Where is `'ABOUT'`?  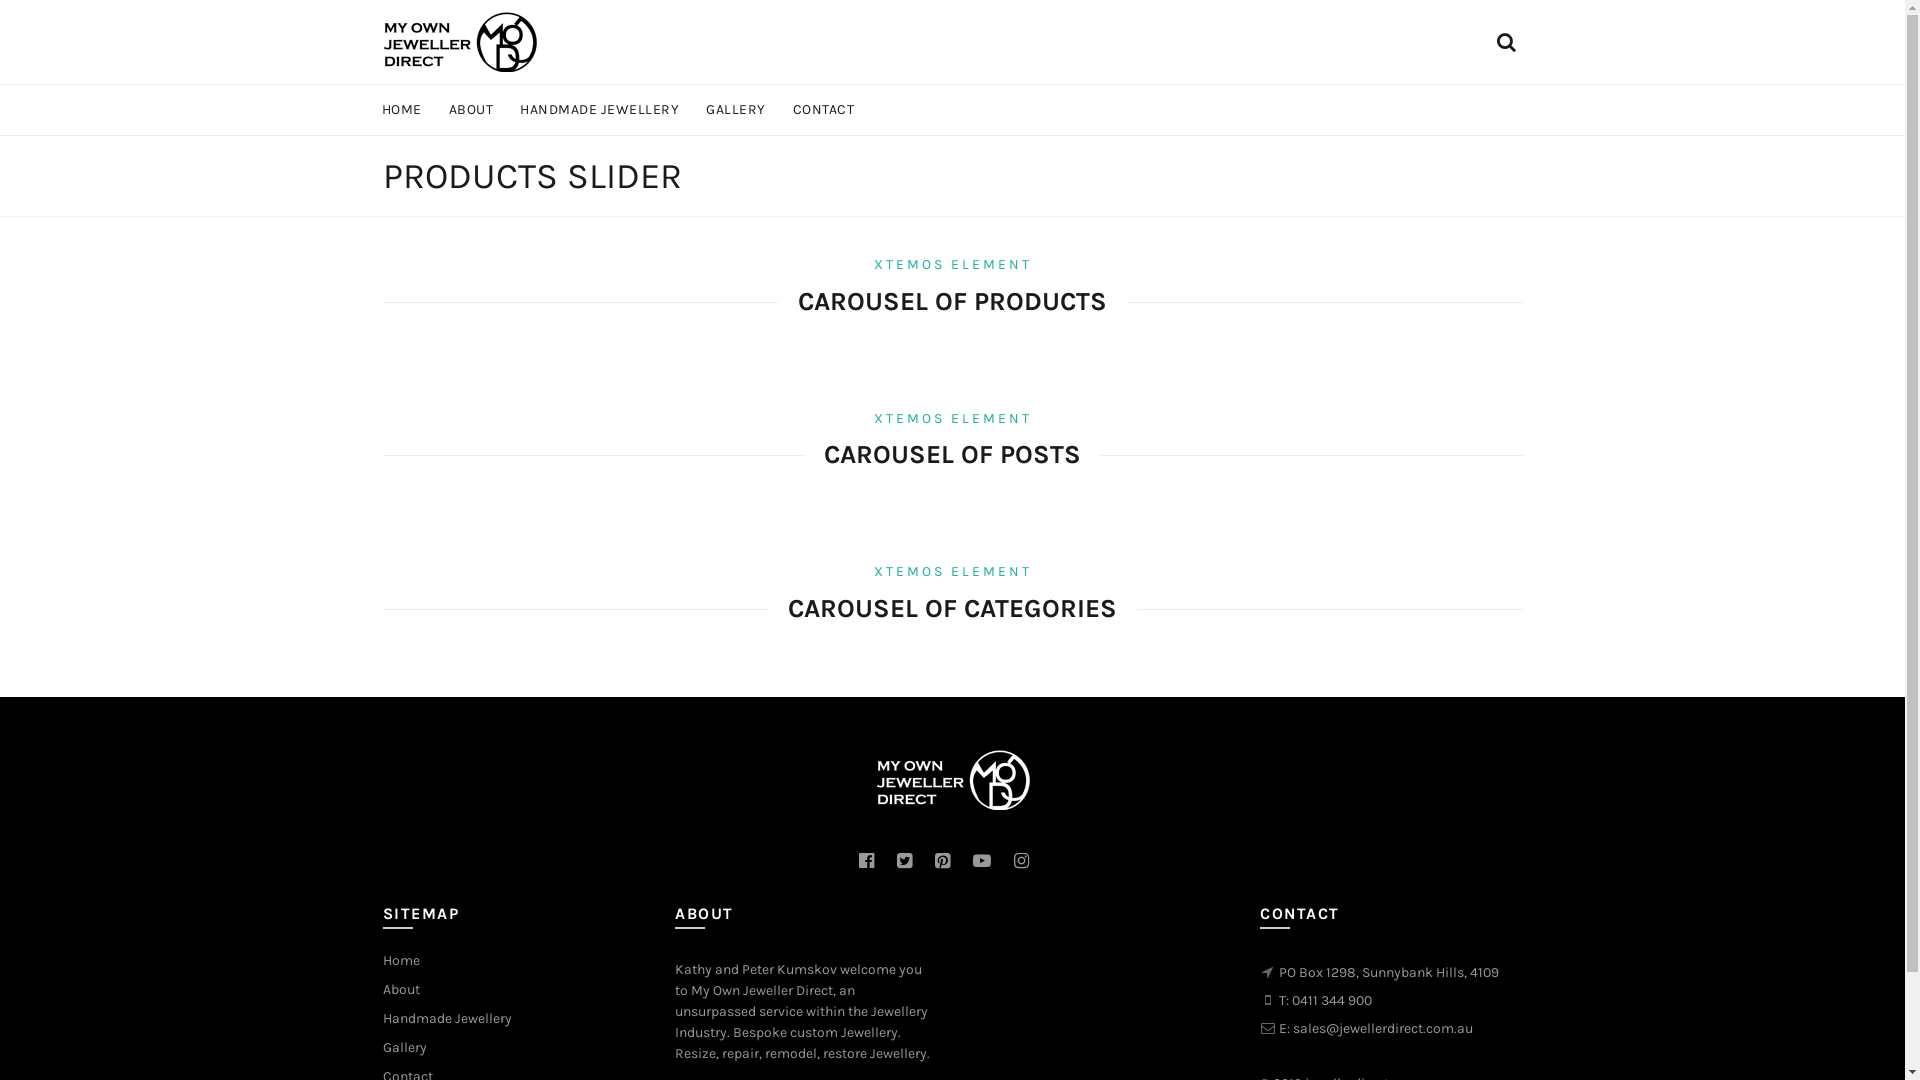 'ABOUT' is located at coordinates (470, 110).